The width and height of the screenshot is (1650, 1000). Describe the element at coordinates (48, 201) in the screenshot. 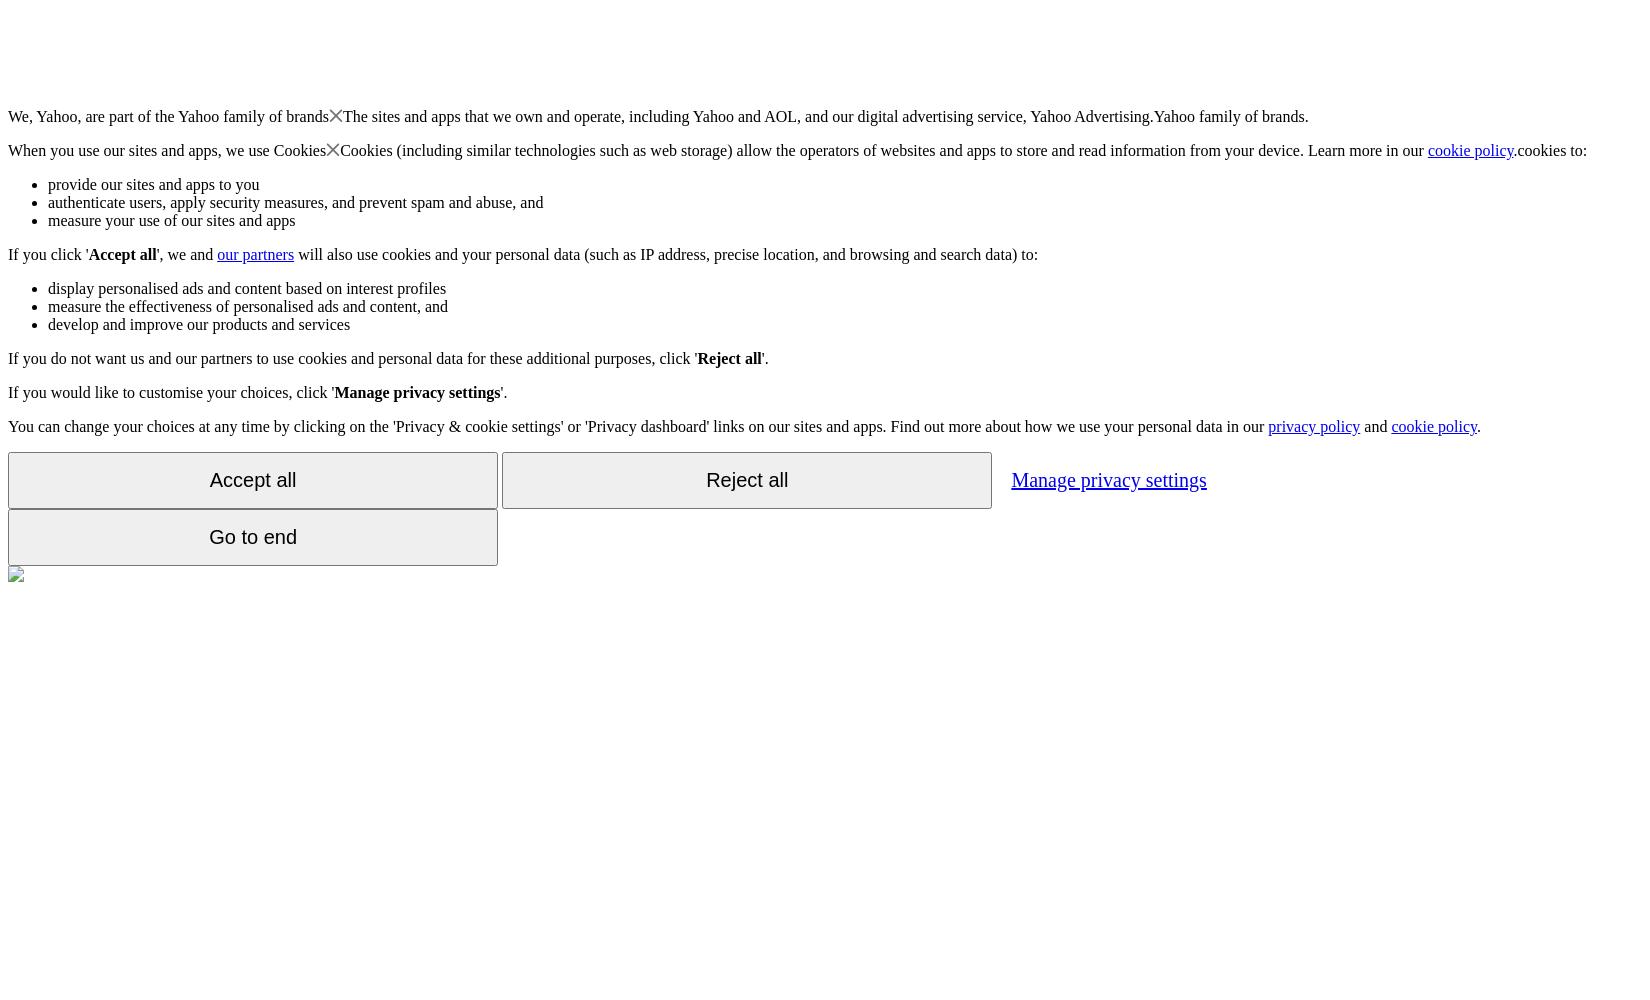

I see `'authenticate users, apply security measures, and prevent spam and abuse, and'` at that location.